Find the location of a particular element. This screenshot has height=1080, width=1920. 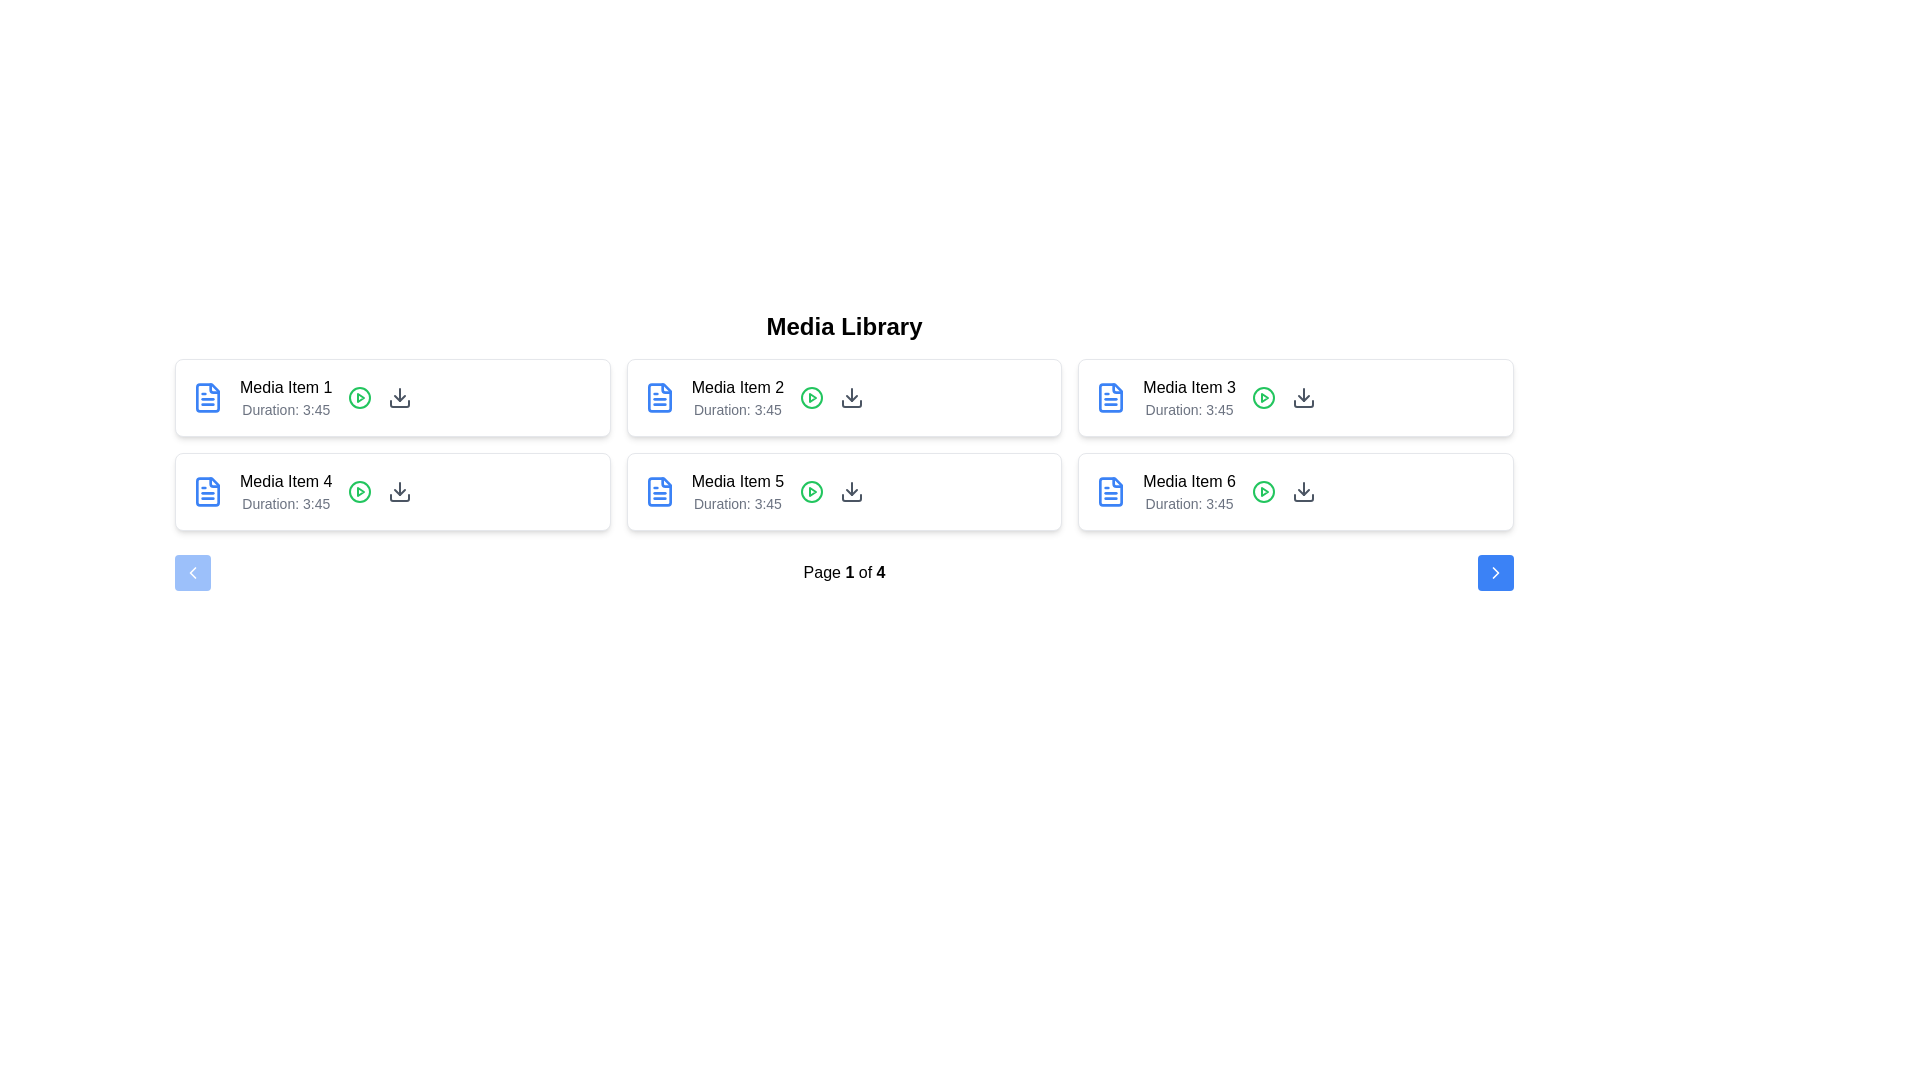

the green circular play button icon located within the 'Media Item 6' card is located at coordinates (1262, 492).